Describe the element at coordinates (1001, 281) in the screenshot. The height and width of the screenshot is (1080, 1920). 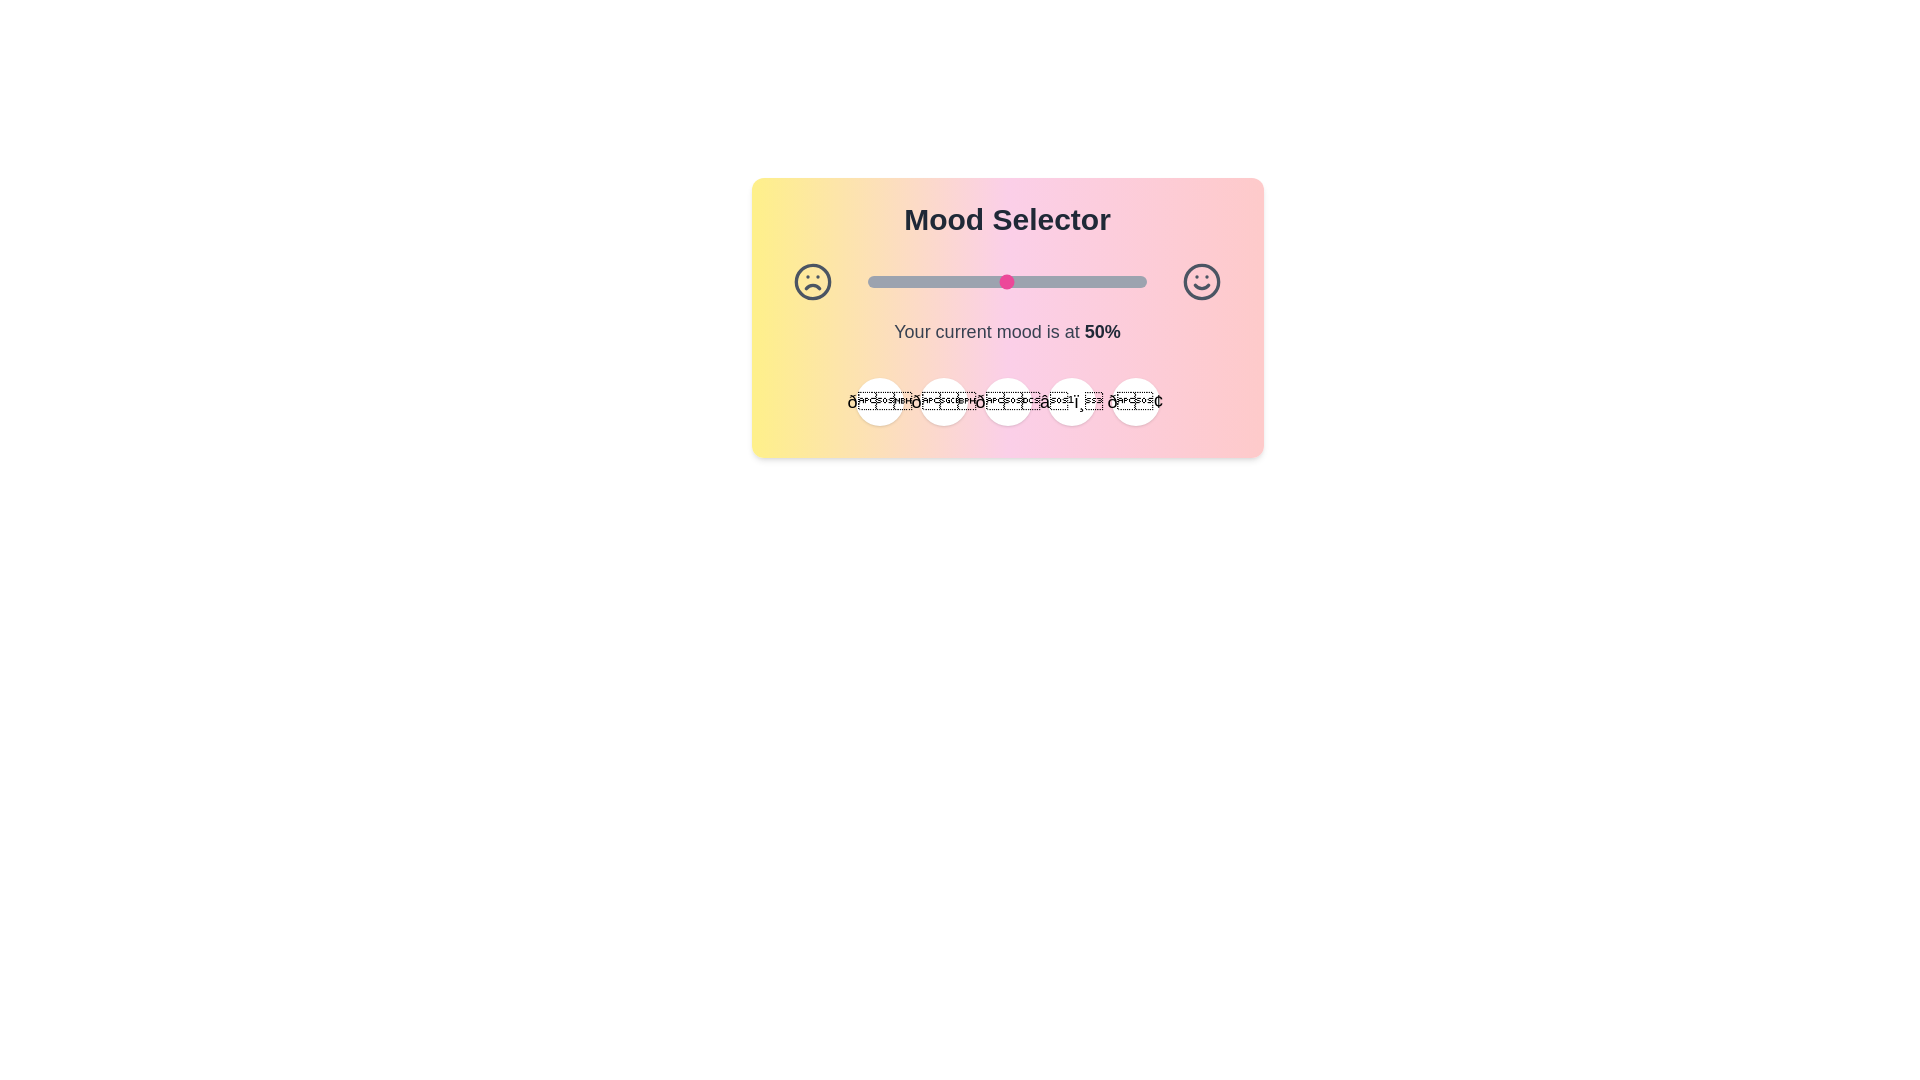
I see `the mood slider to 48%` at that location.